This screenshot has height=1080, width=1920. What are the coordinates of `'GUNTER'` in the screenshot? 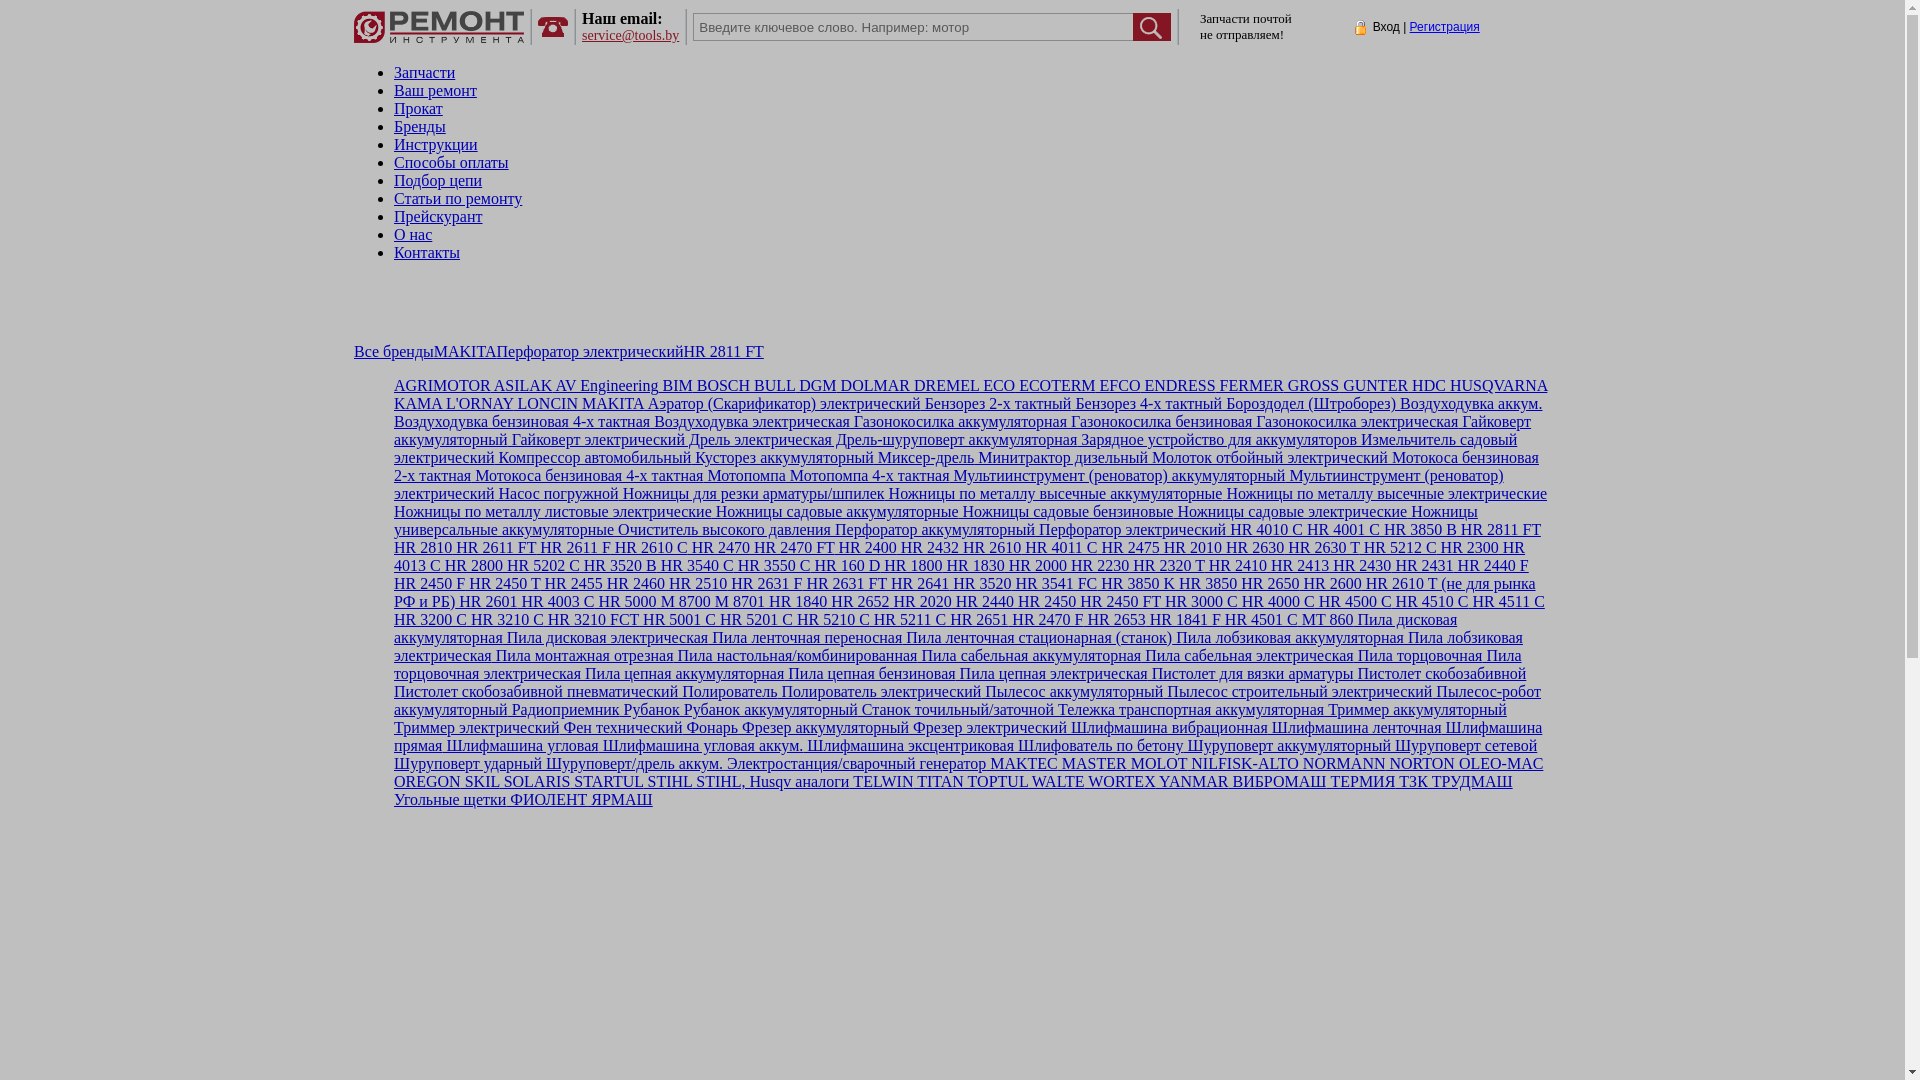 It's located at (1372, 385).